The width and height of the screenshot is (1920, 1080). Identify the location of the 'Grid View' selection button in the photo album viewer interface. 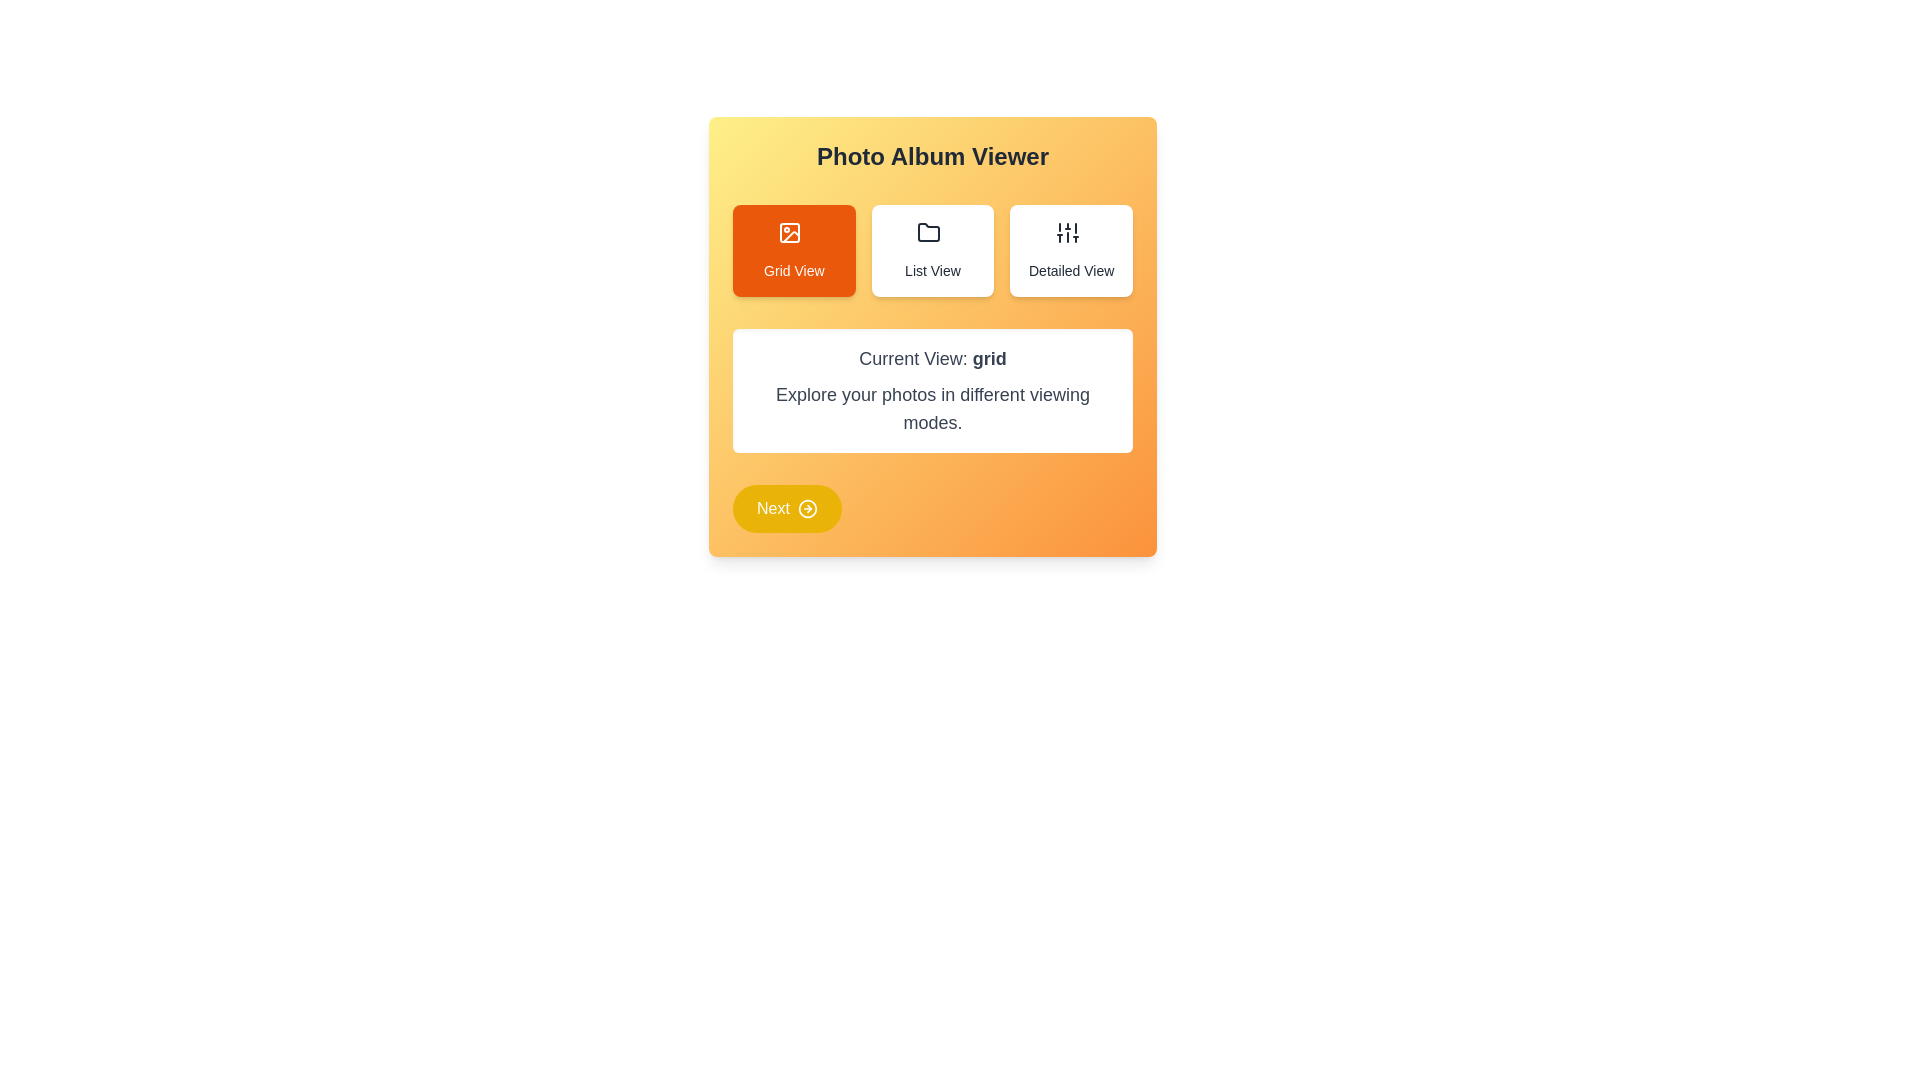
(793, 235).